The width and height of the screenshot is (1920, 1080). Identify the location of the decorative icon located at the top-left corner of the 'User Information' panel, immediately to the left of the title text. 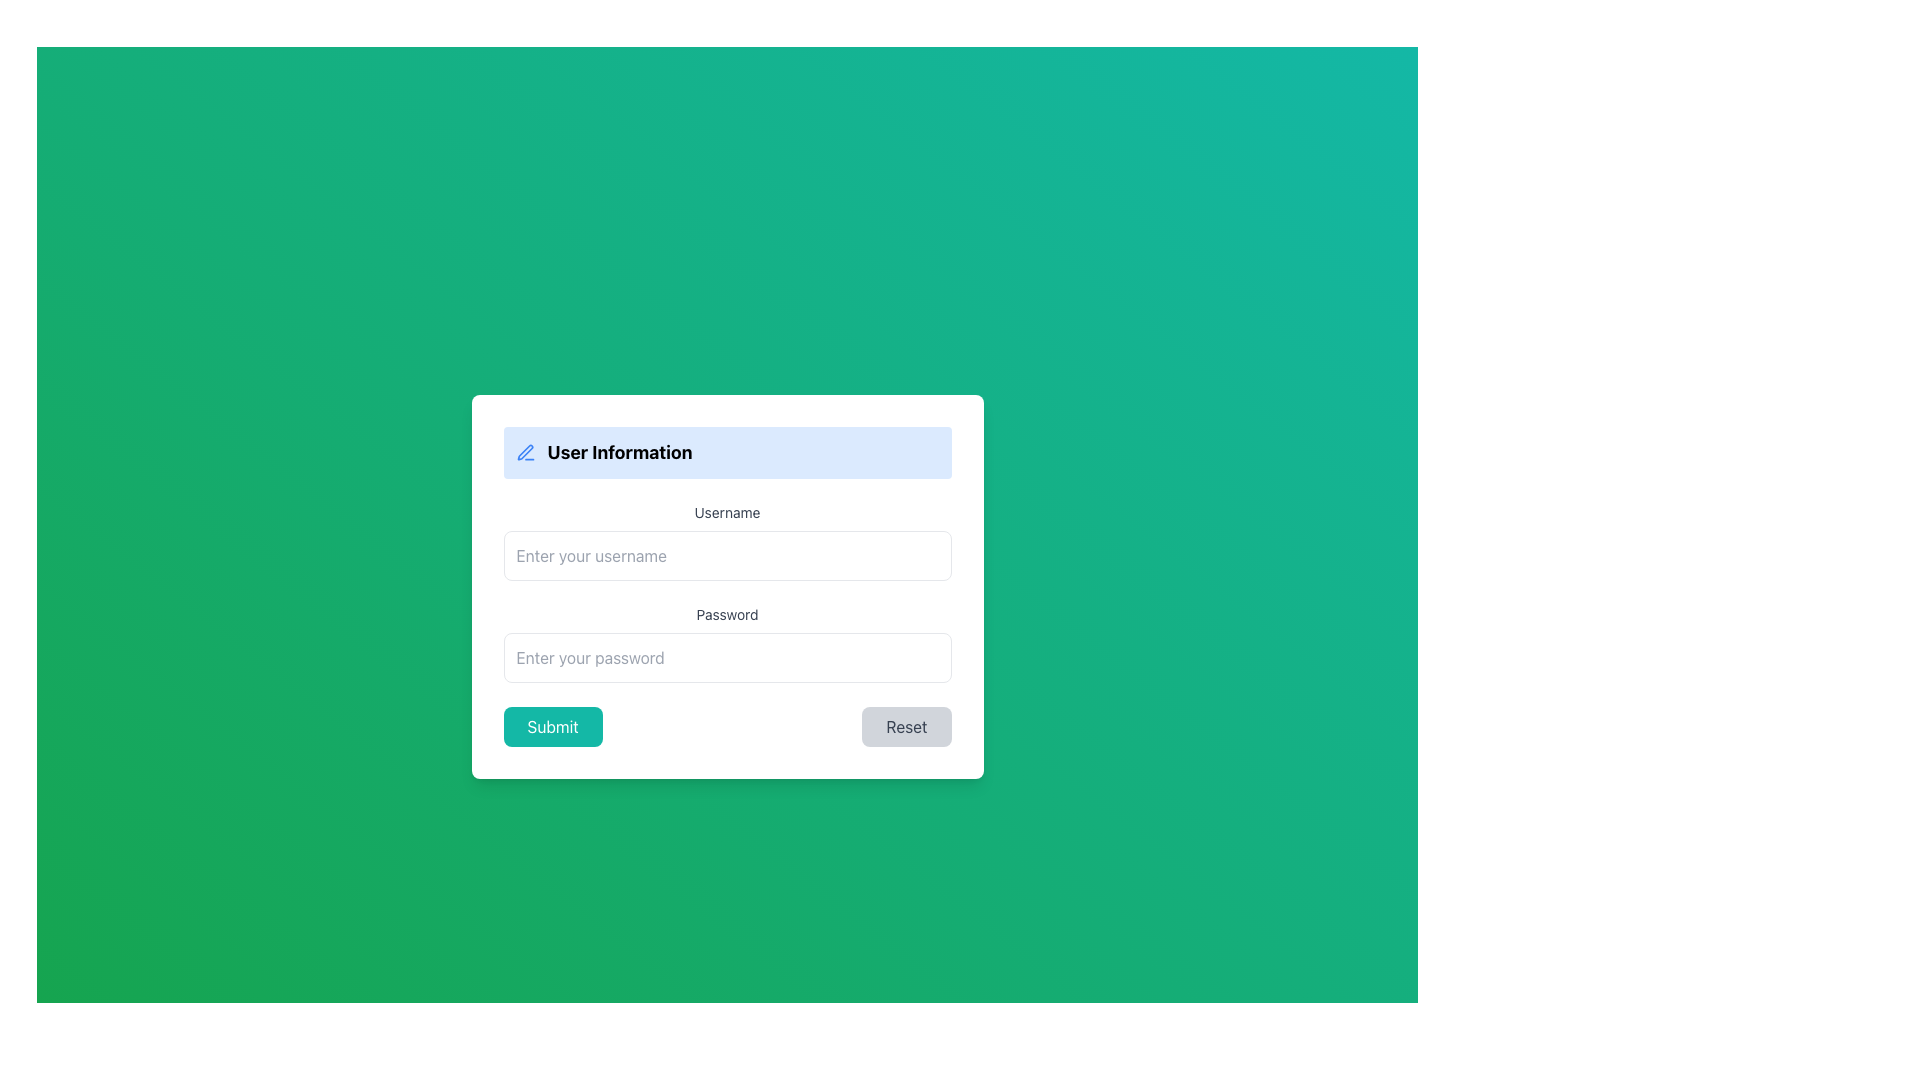
(525, 452).